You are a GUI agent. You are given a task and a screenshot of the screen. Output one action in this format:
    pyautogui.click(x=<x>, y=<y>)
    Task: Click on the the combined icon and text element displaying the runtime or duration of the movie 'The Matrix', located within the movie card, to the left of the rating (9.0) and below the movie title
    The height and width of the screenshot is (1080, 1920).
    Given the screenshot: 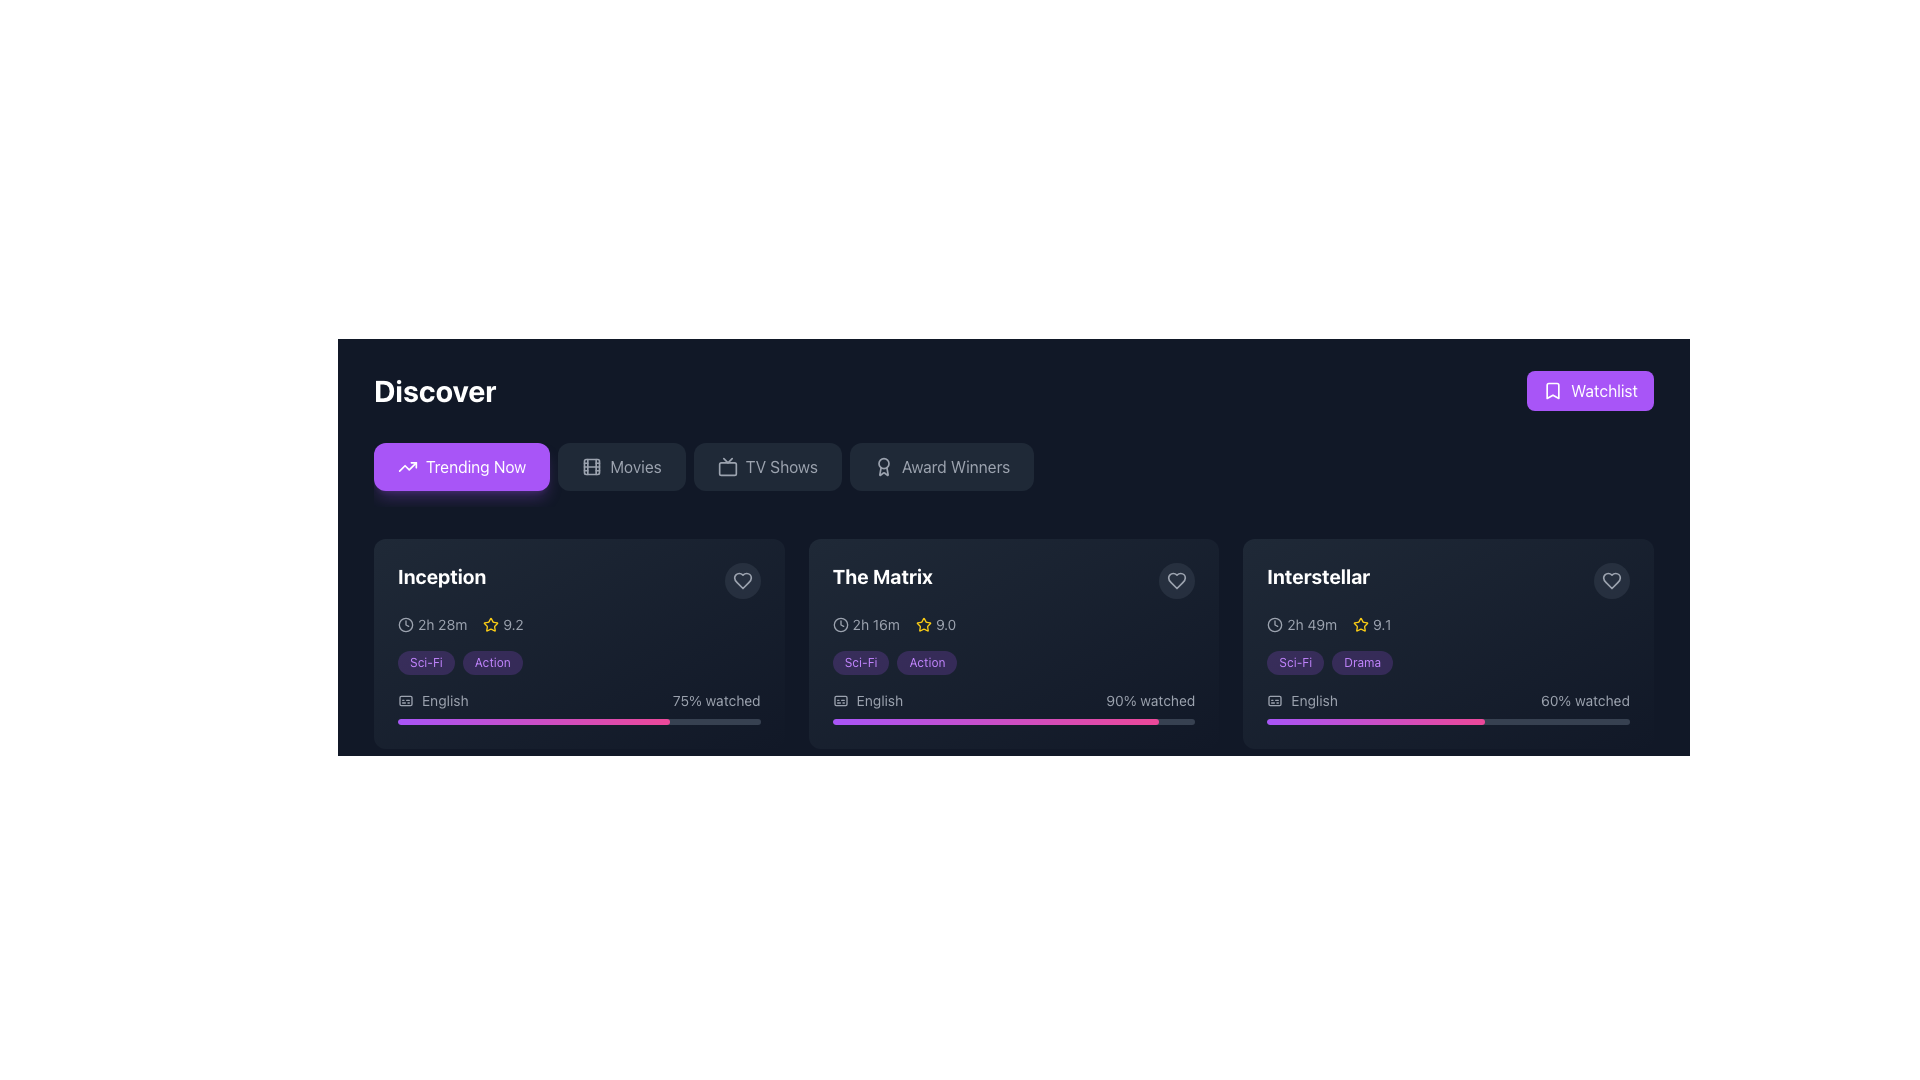 What is the action you would take?
    pyautogui.click(x=866, y=623)
    